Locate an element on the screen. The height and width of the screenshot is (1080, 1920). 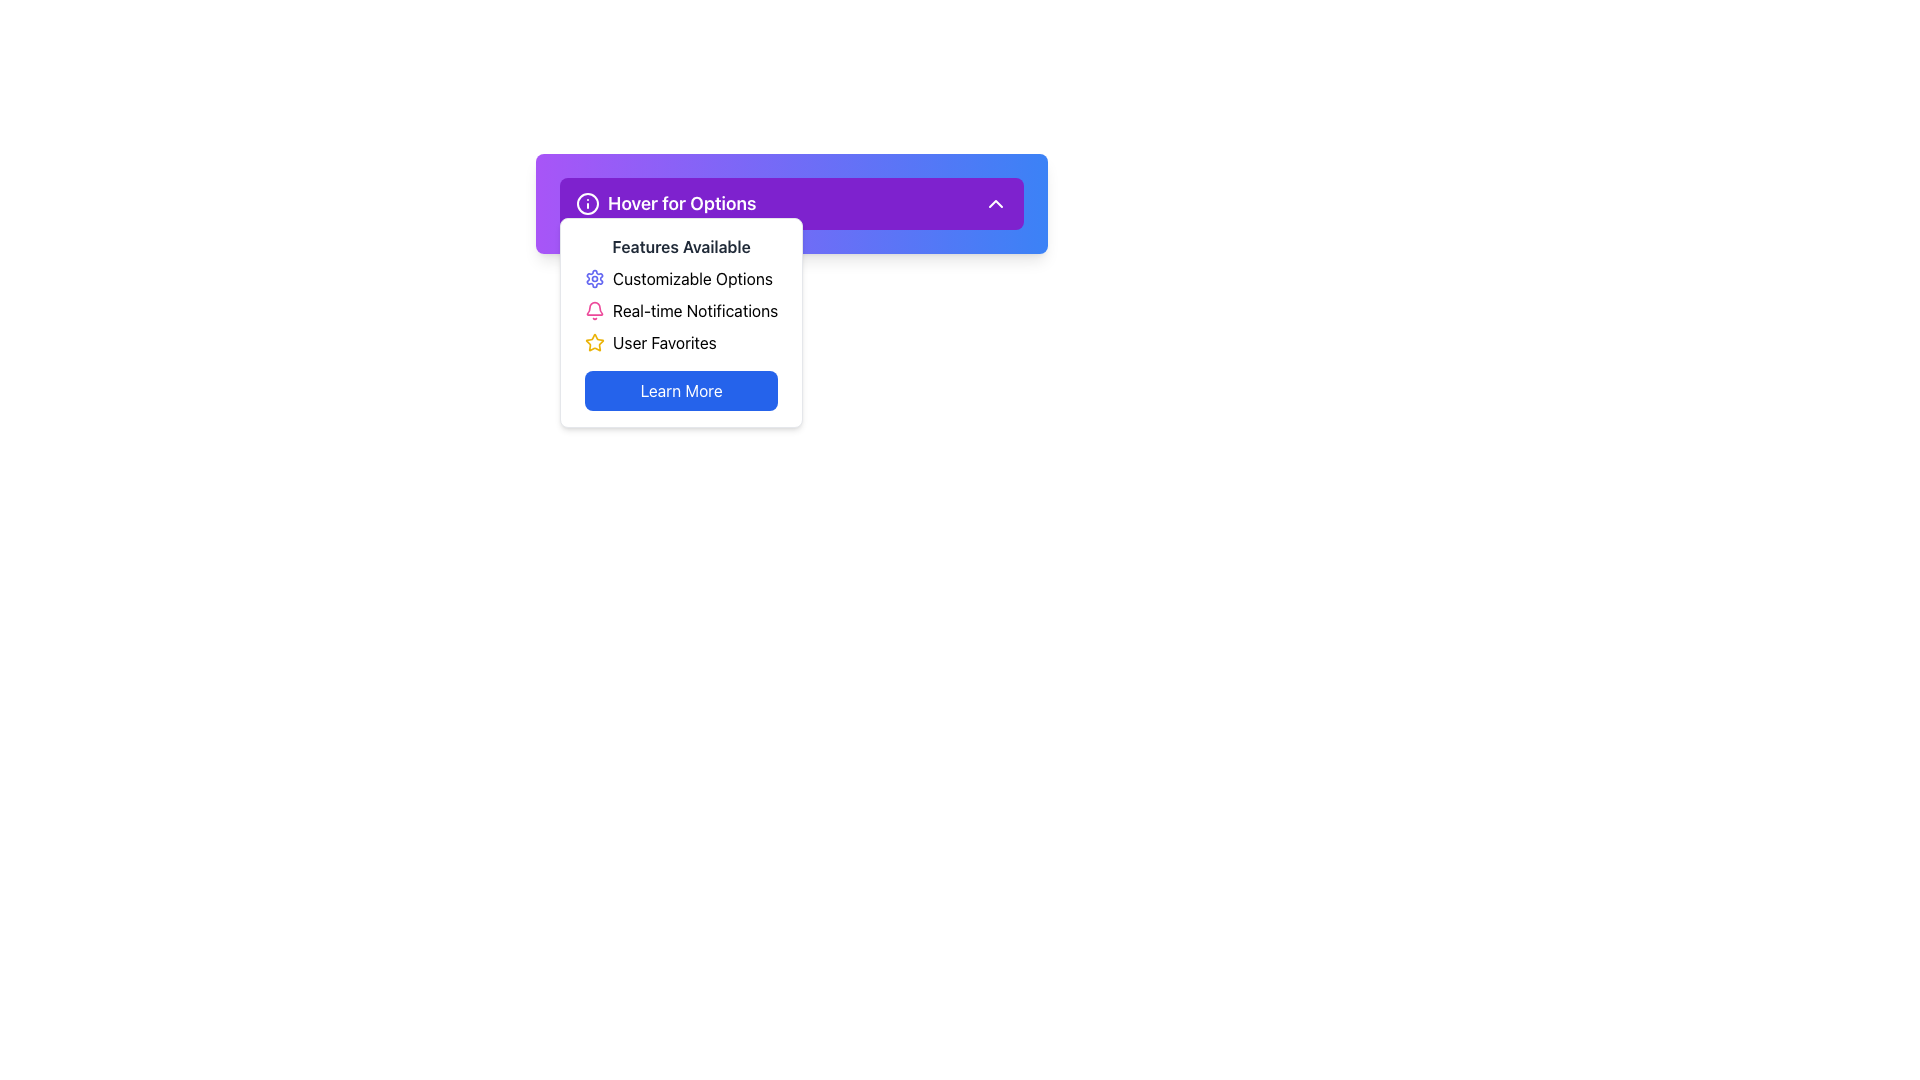
the fourth item in the dropdown menu for 'User Favorites' is located at coordinates (664, 342).